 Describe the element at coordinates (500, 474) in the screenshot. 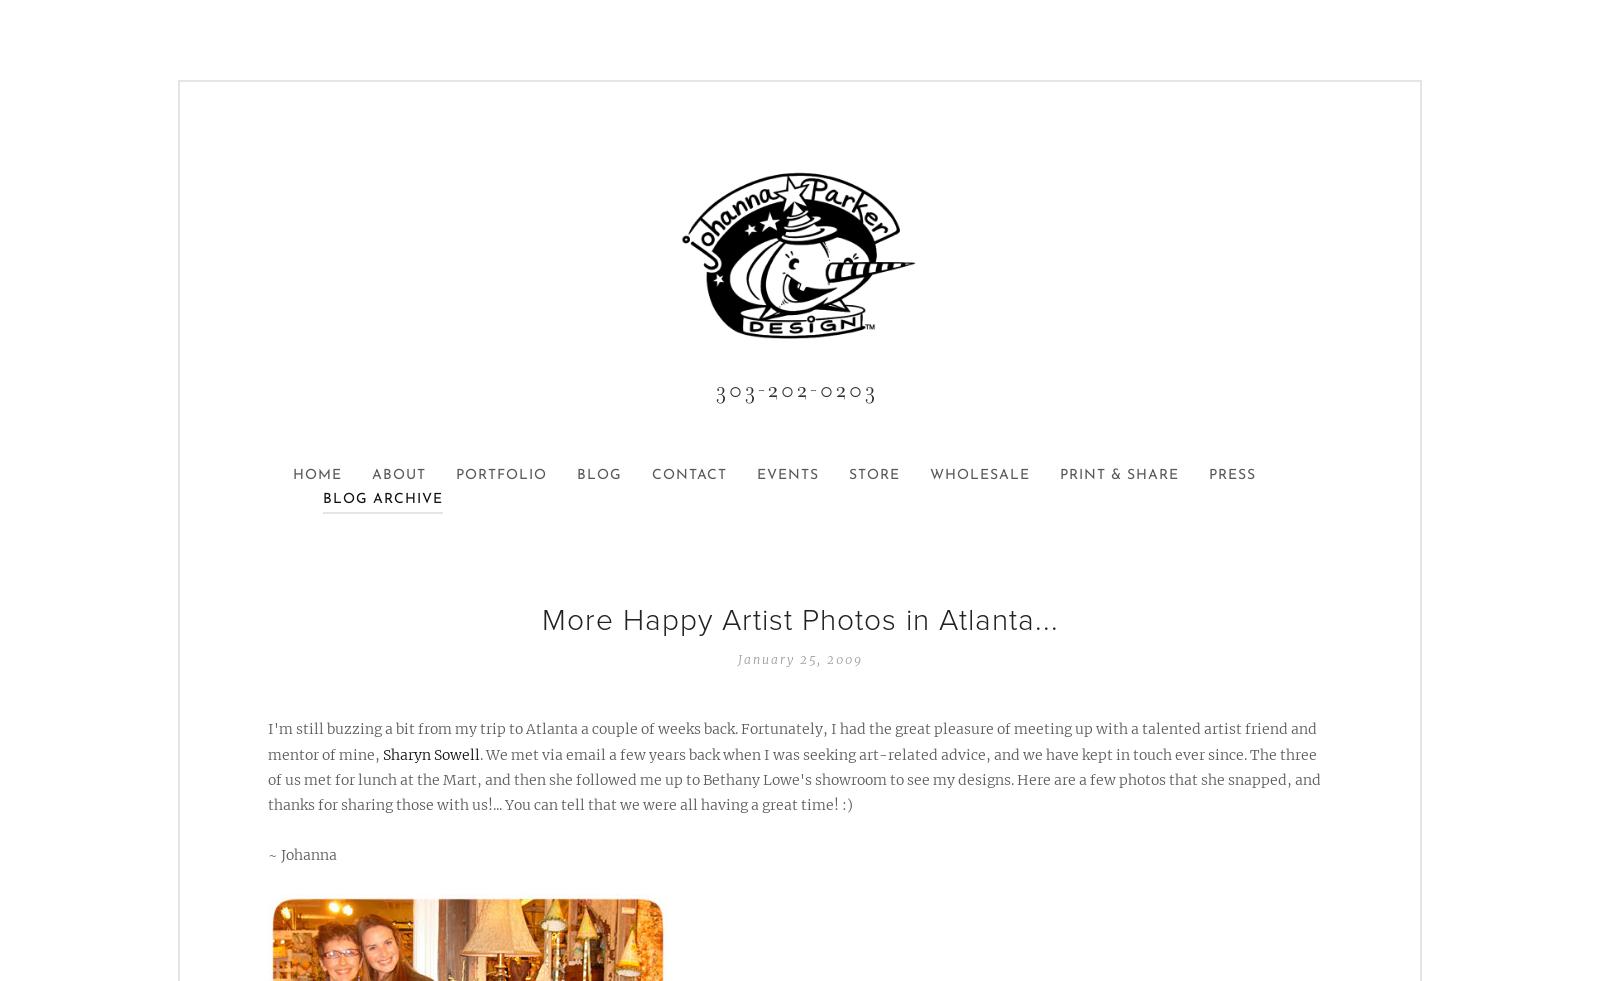

I see `'Portfolio'` at that location.